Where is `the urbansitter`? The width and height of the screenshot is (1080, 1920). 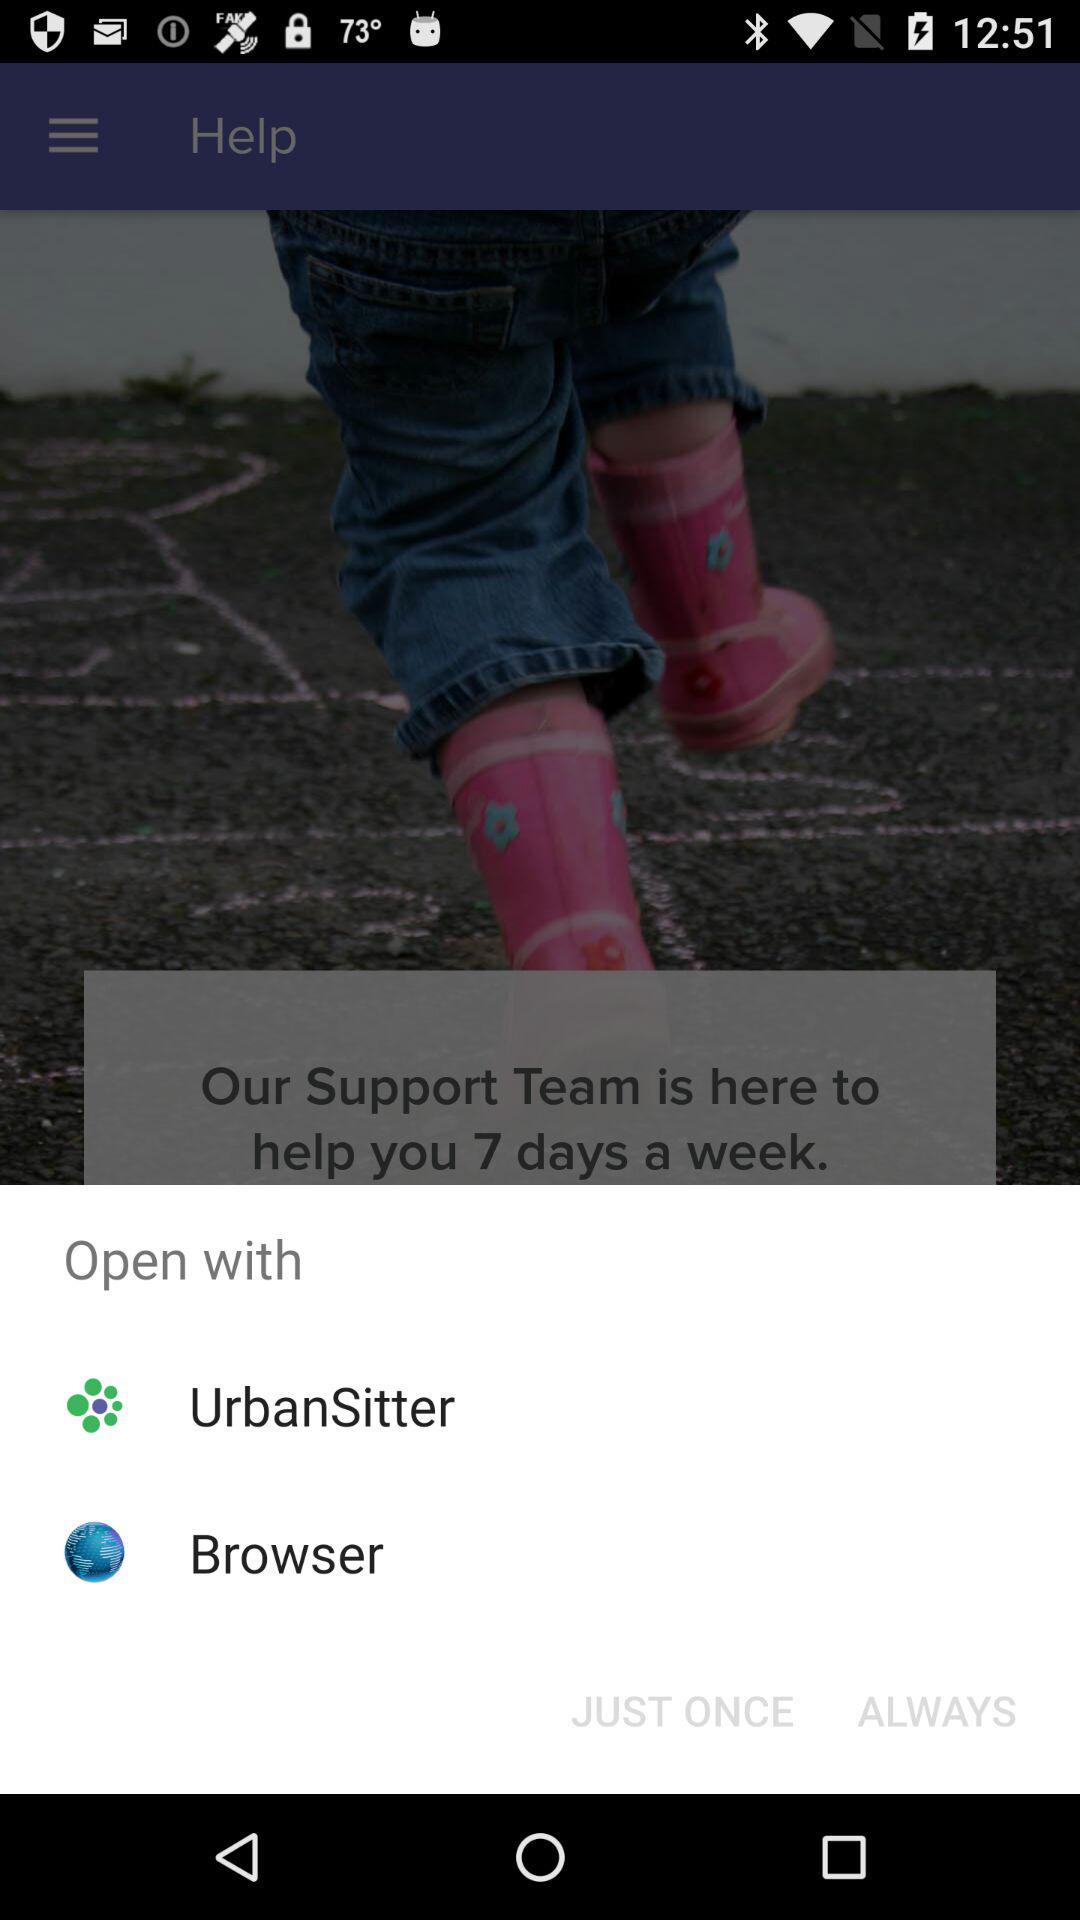 the urbansitter is located at coordinates (321, 1404).